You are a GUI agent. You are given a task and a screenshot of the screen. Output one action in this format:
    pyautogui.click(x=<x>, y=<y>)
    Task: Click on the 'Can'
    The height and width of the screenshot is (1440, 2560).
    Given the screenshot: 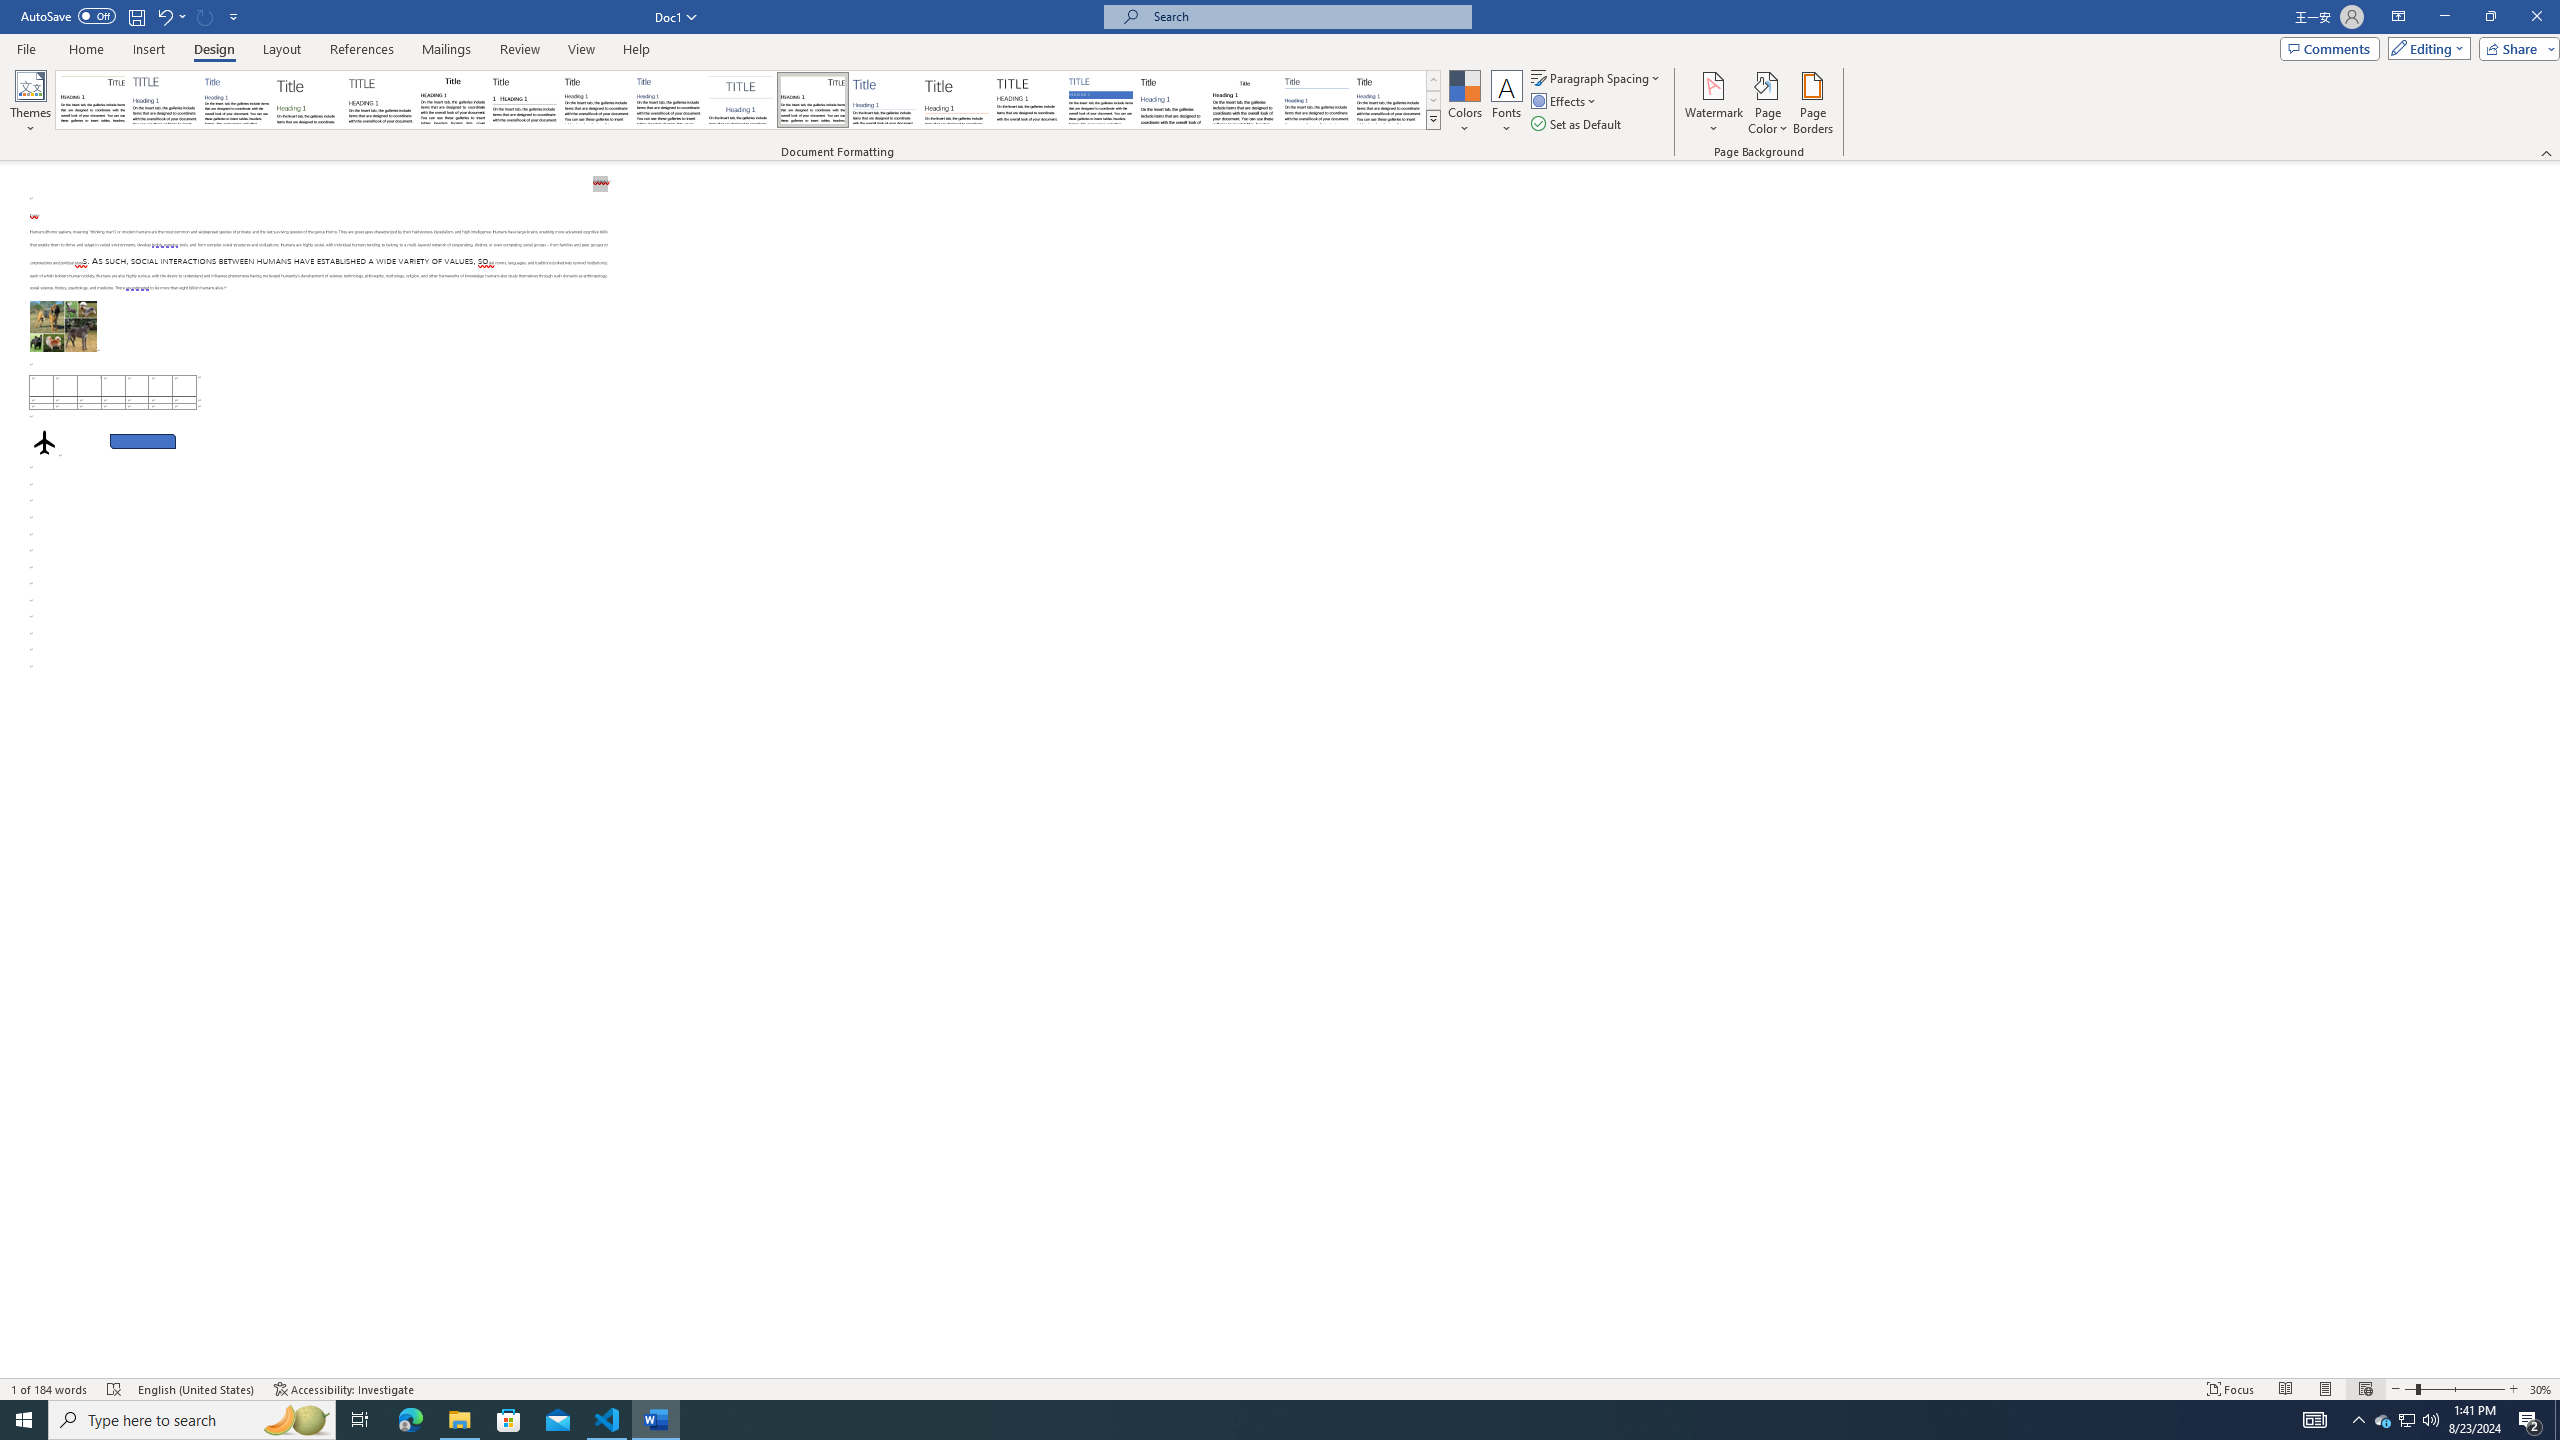 What is the action you would take?
    pyautogui.click(x=205, y=15)
    